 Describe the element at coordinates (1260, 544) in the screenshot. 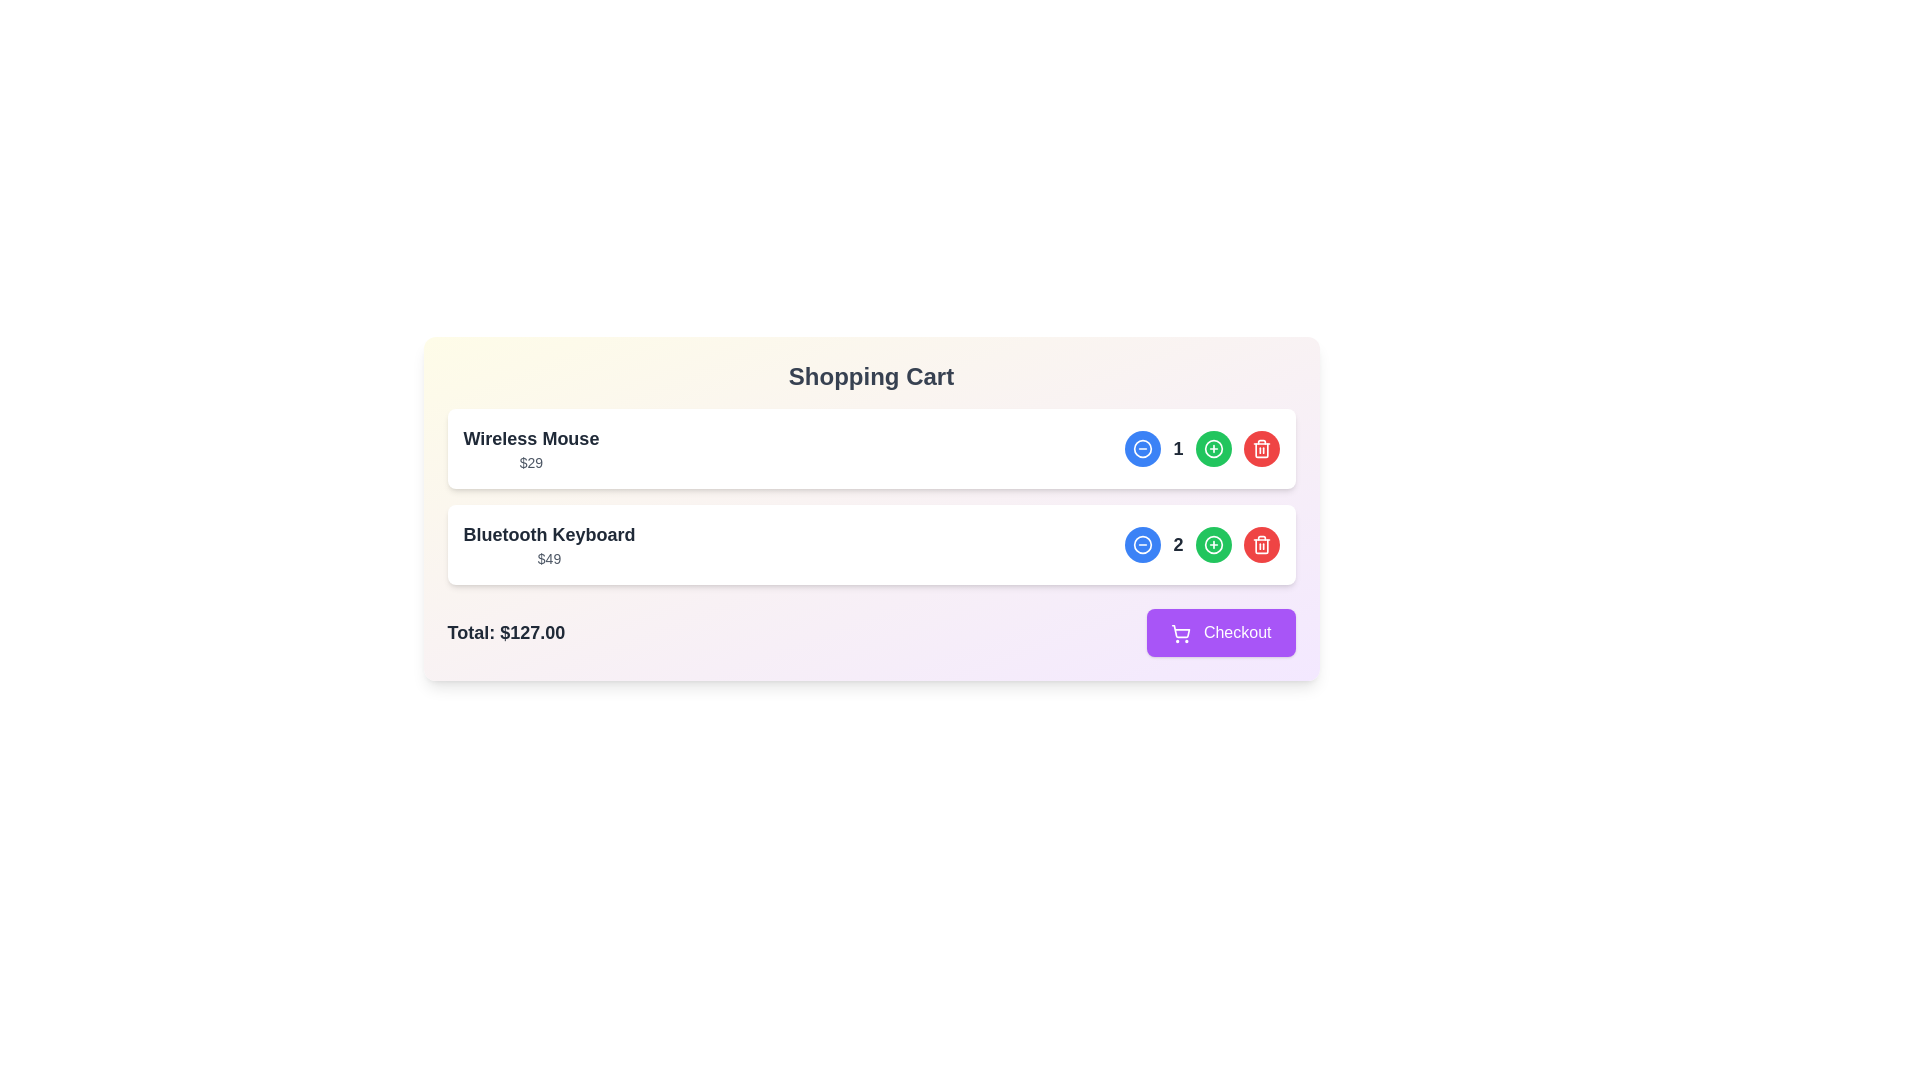

I see `the third circular button in the shopping cart interface` at that location.